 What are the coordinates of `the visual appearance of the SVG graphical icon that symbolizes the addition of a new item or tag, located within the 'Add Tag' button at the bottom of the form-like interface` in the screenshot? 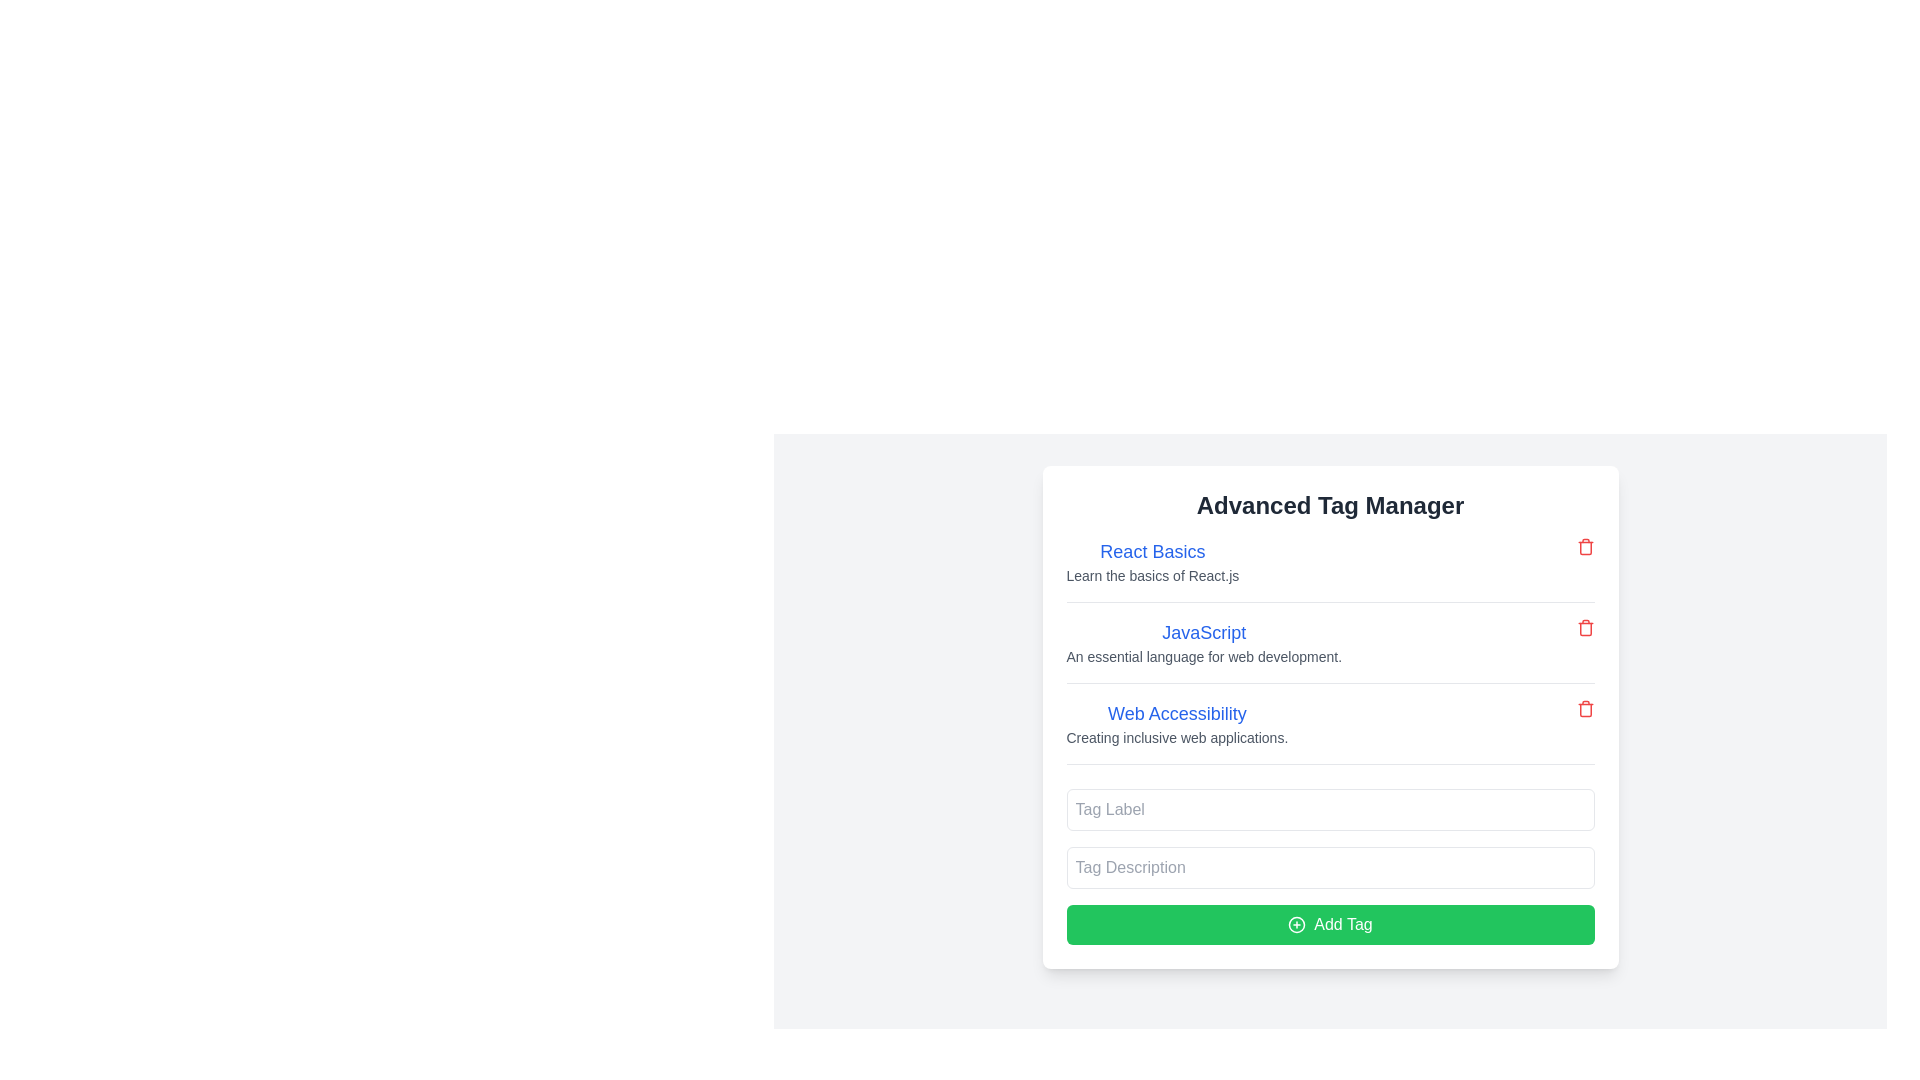 It's located at (1297, 925).